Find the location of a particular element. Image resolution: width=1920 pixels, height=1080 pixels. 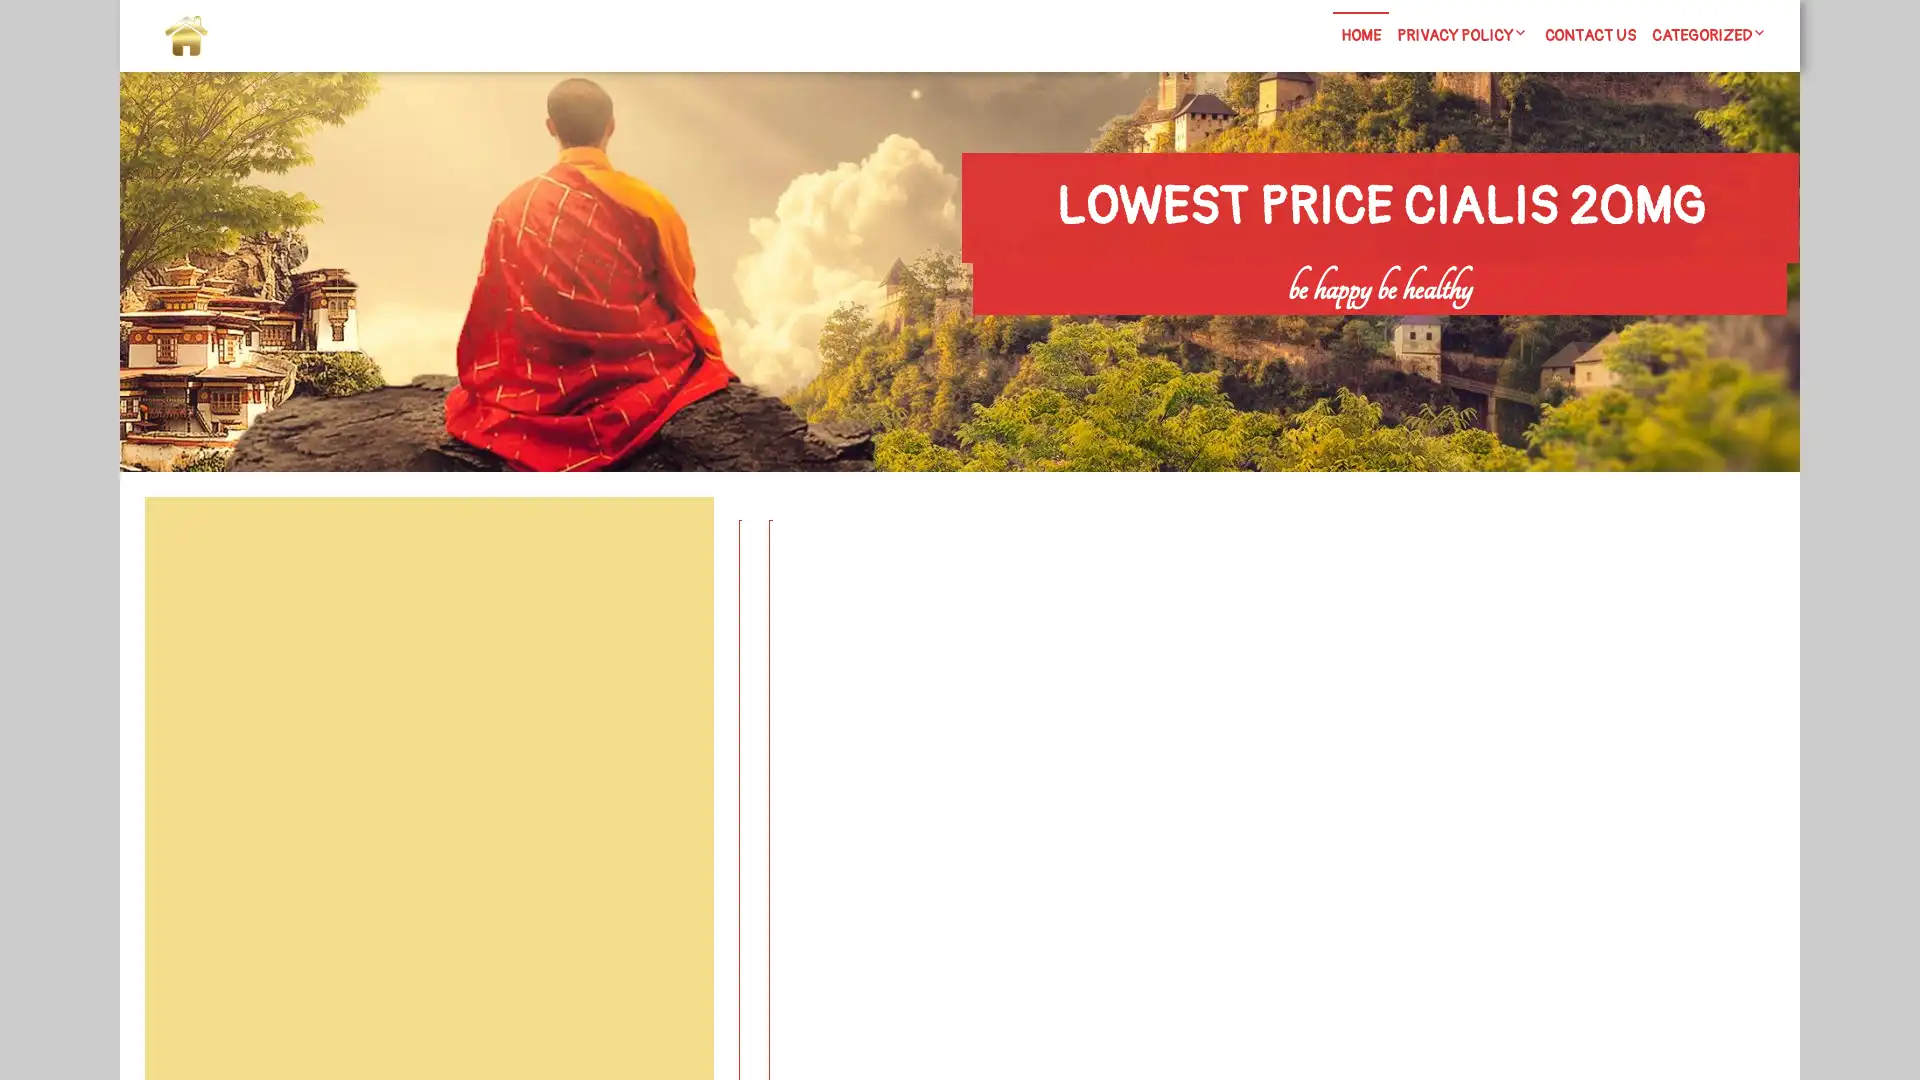

Search is located at coordinates (1557, 327).